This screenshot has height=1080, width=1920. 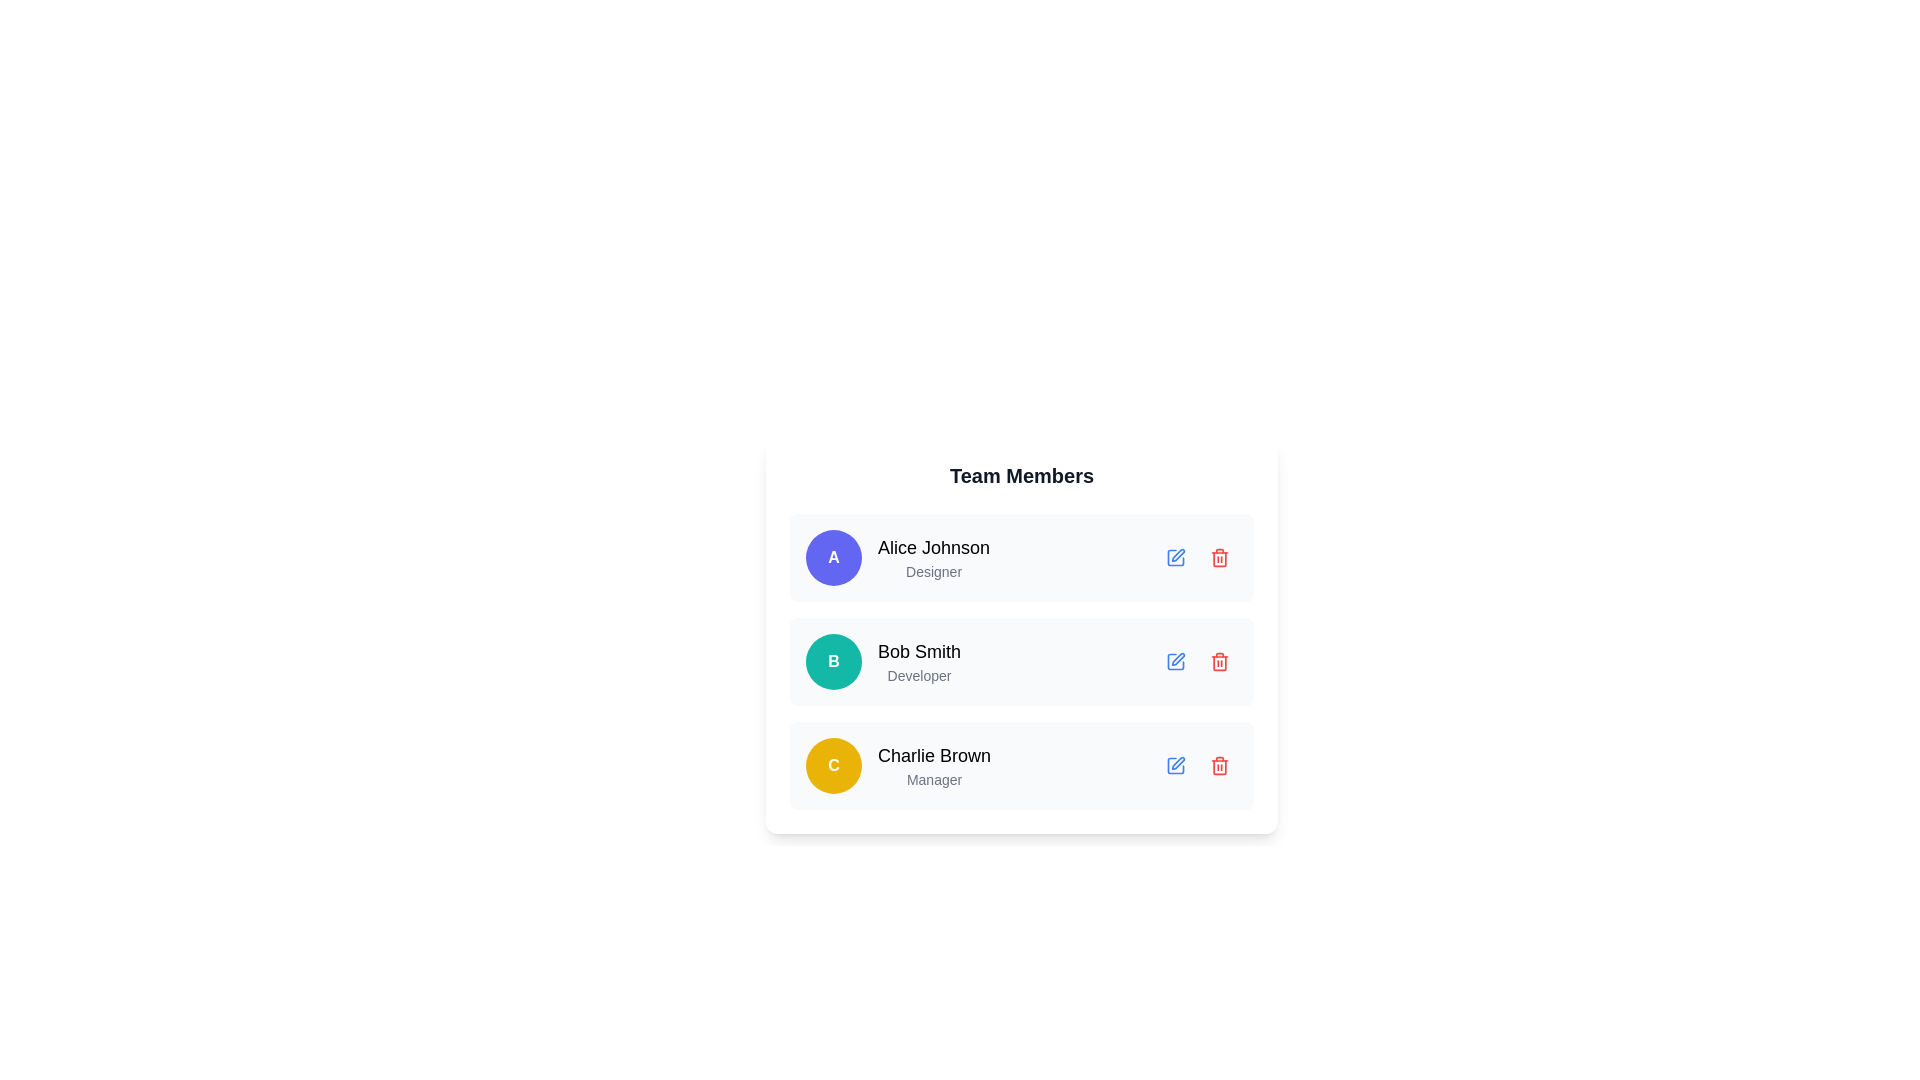 What do you see at coordinates (1176, 558) in the screenshot?
I see `the edit button located to the right of 'Alice Johnson' in the 'Team Members' list` at bounding box center [1176, 558].